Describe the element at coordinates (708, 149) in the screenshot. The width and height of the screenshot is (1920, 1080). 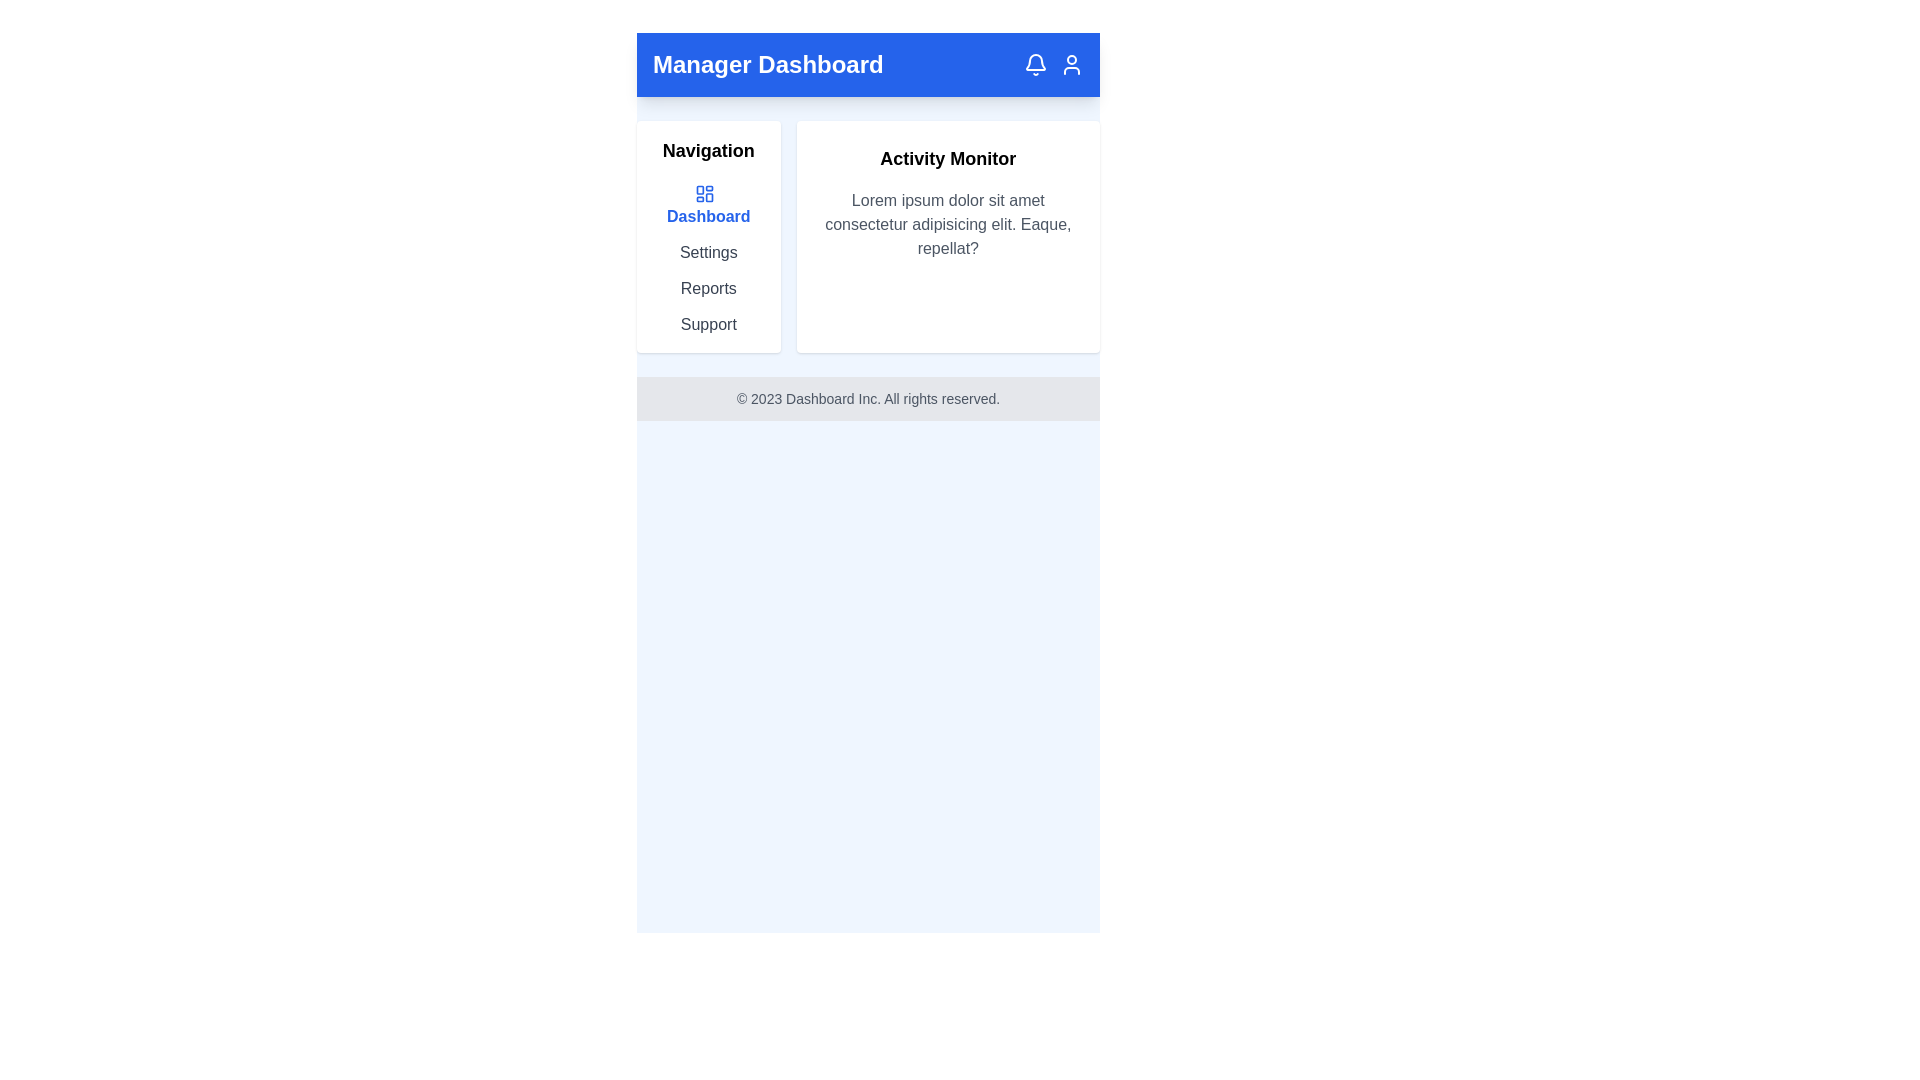
I see `the 'Navigation' text label, which is a bold heading above the navigation menu containing links like 'Dashboard', 'Settings', 'Reports', and 'Support'` at that location.